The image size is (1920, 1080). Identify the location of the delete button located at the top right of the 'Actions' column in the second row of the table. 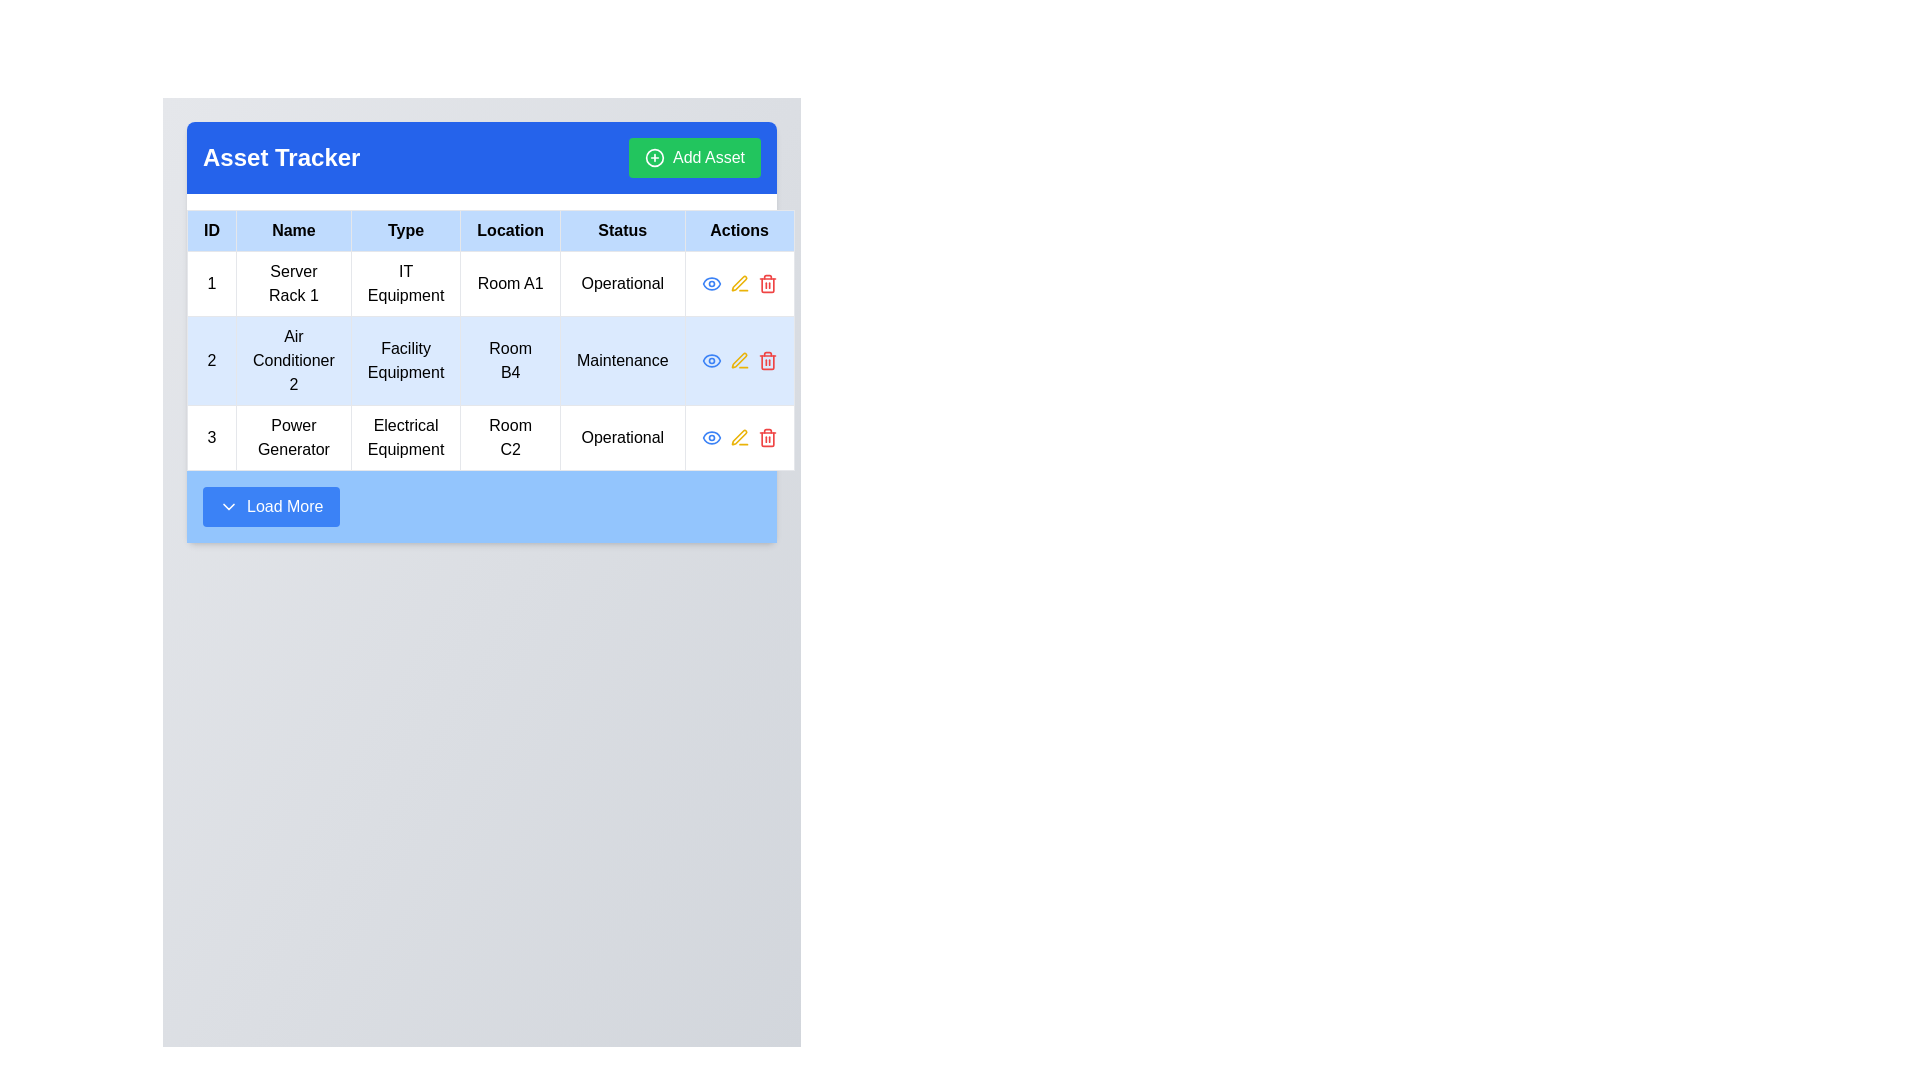
(766, 284).